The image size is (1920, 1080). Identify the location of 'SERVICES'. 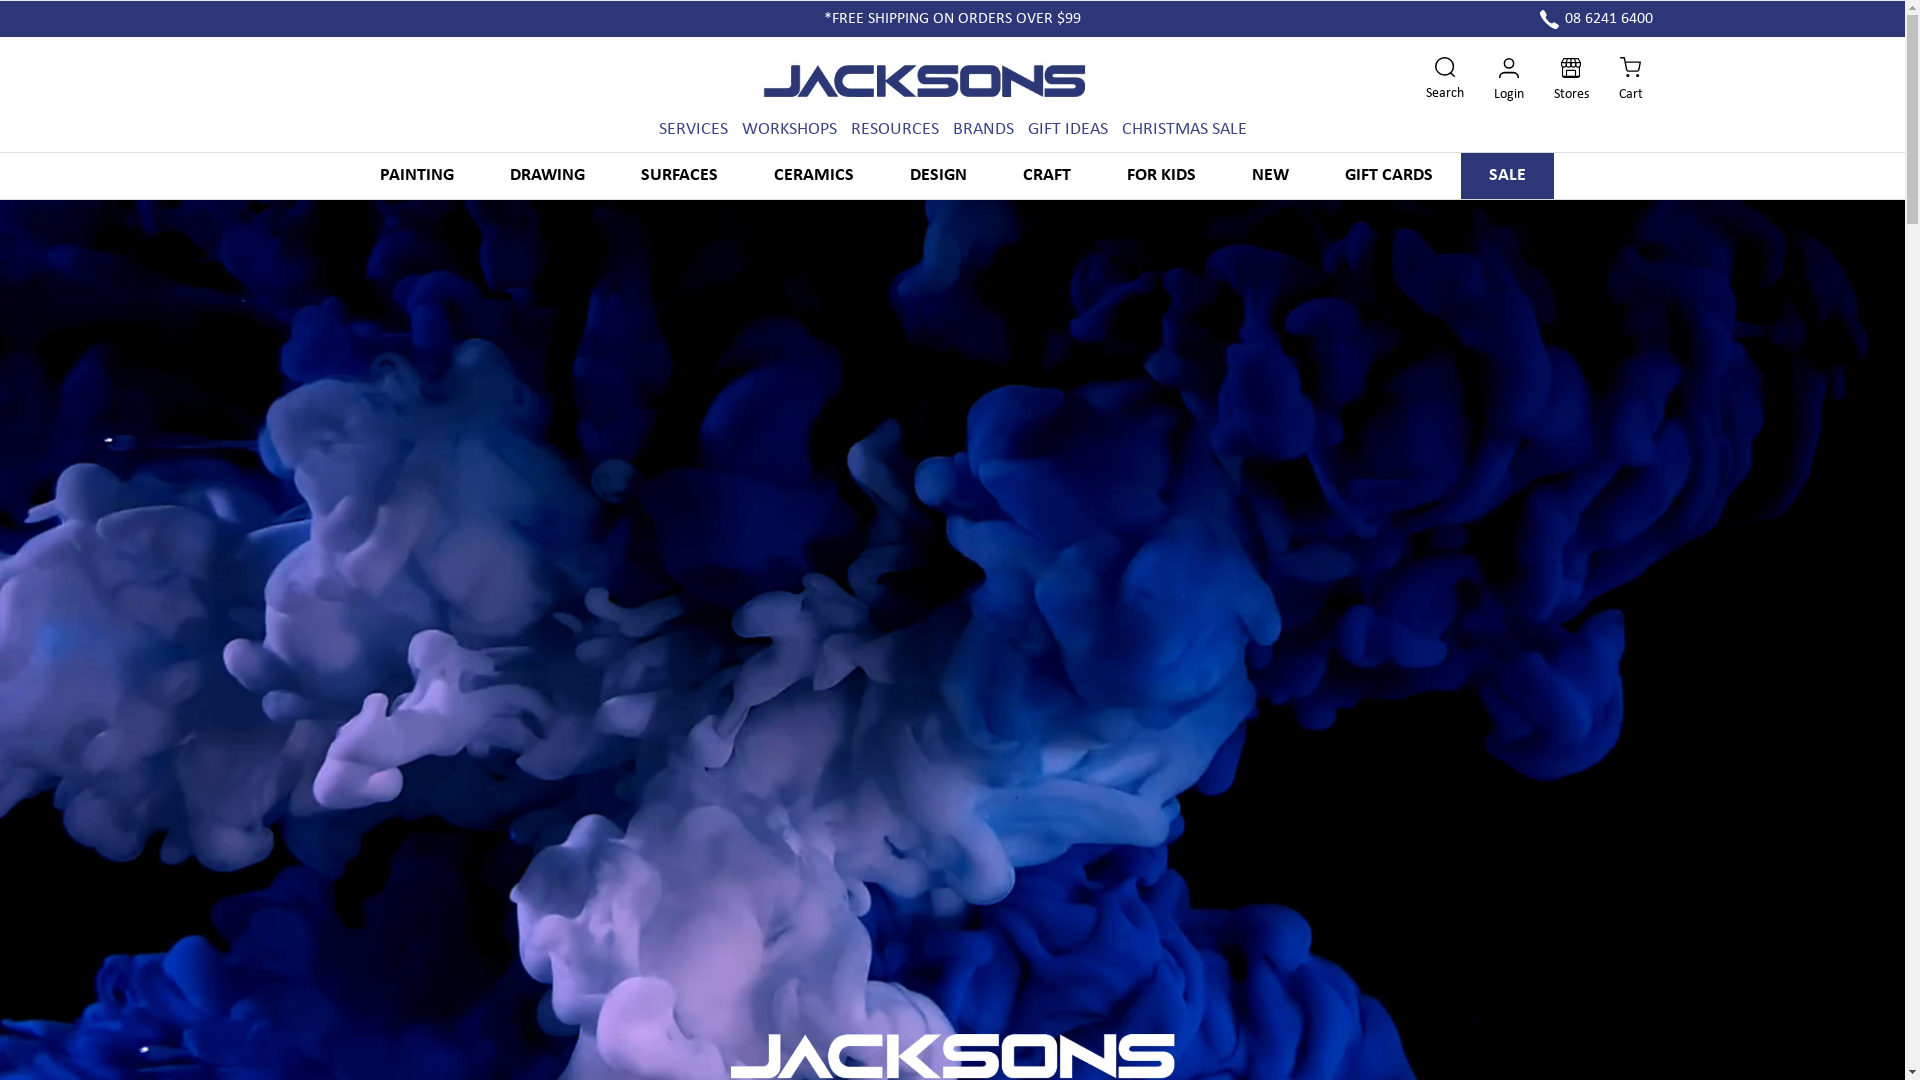
(692, 129).